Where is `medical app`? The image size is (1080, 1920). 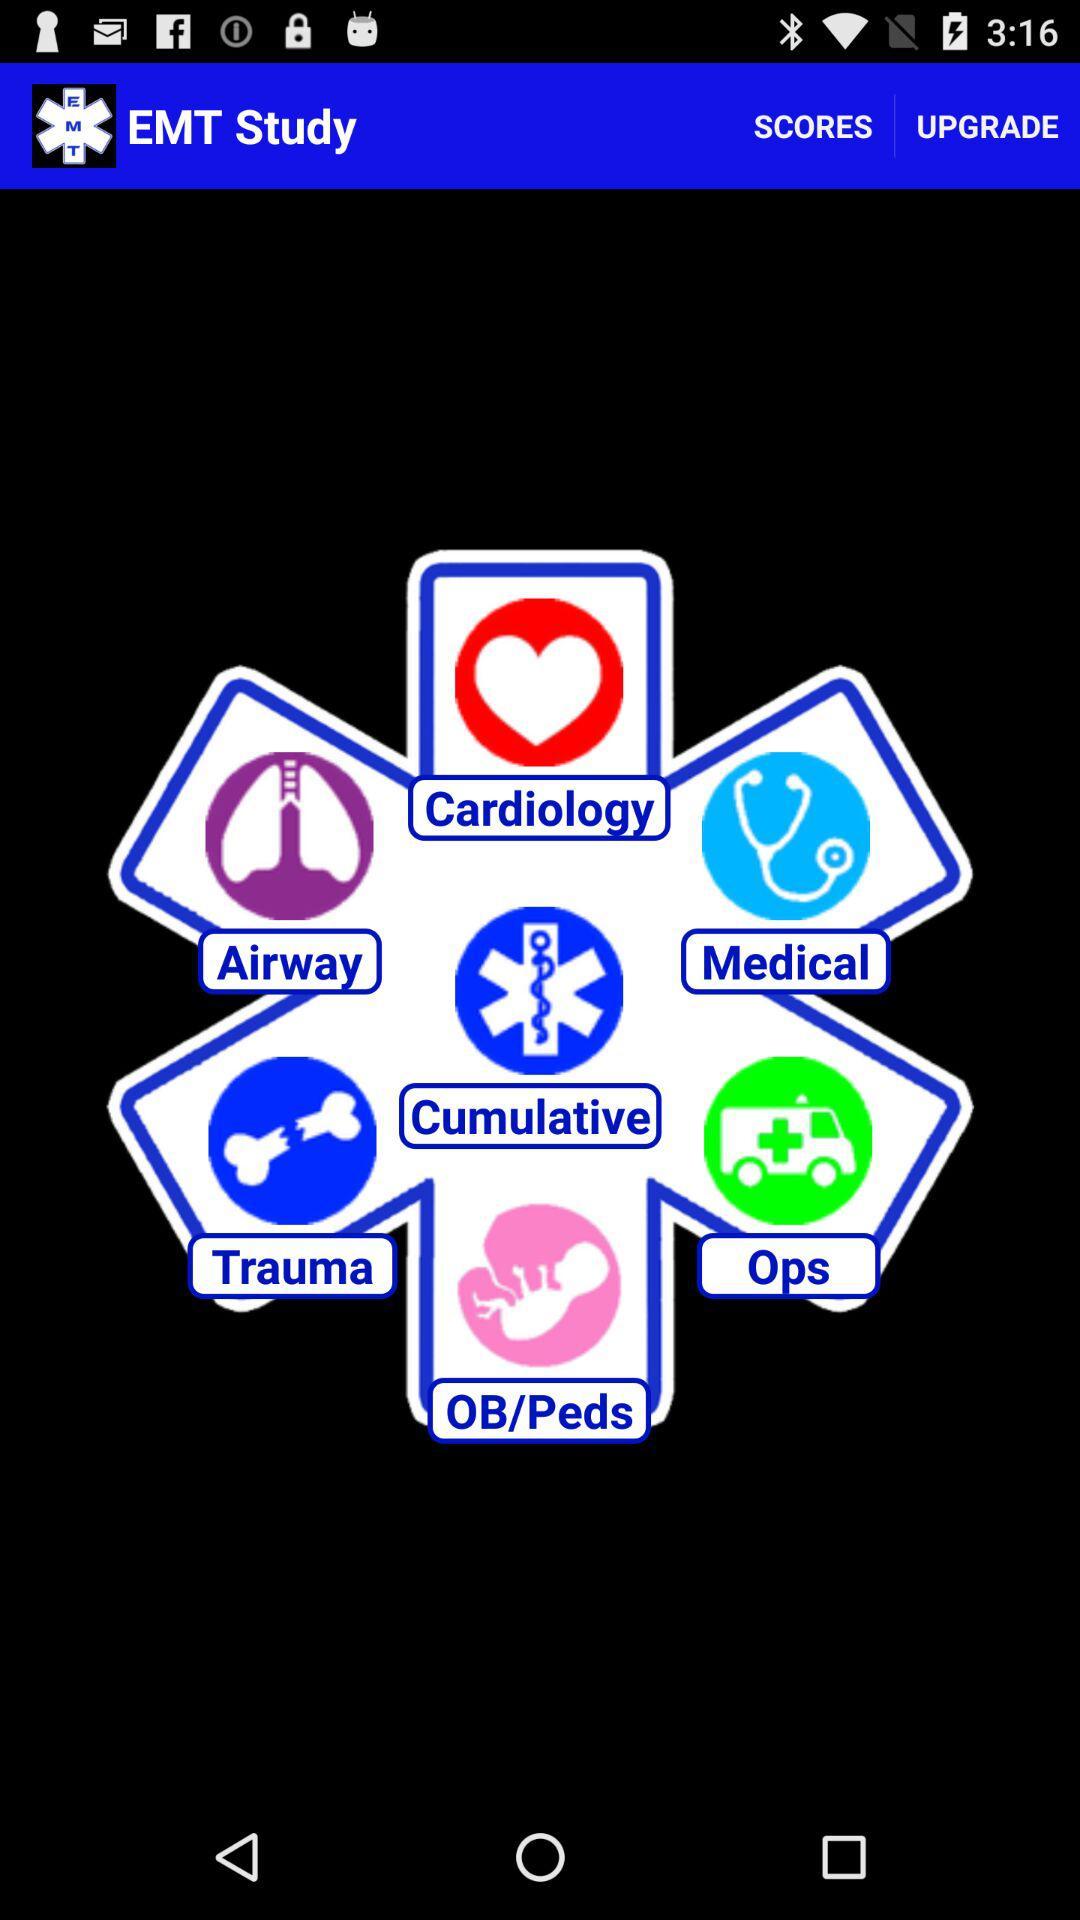 medical app is located at coordinates (785, 836).